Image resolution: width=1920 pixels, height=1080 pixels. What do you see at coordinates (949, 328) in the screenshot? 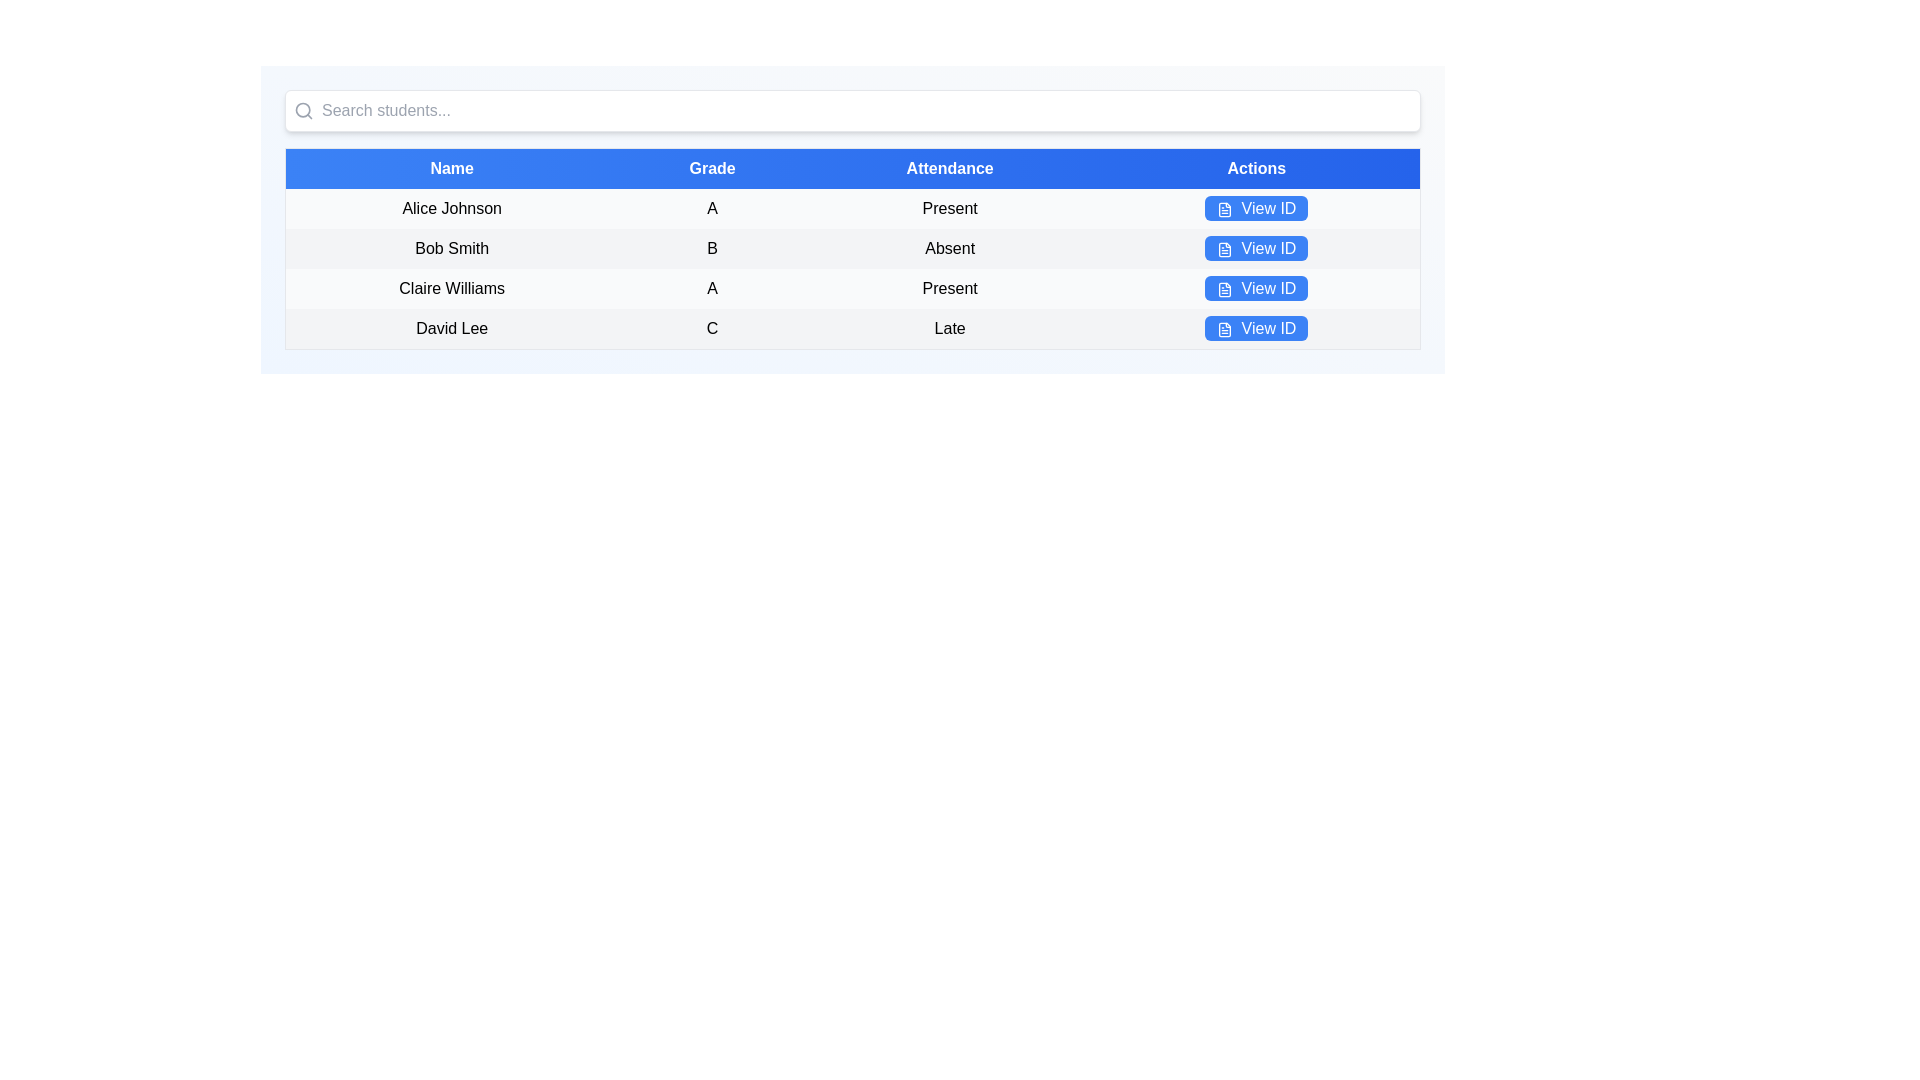
I see `the static text displaying 'Late' for the individual 'David Lee' located in the third column of the last row of the attendance table` at bounding box center [949, 328].